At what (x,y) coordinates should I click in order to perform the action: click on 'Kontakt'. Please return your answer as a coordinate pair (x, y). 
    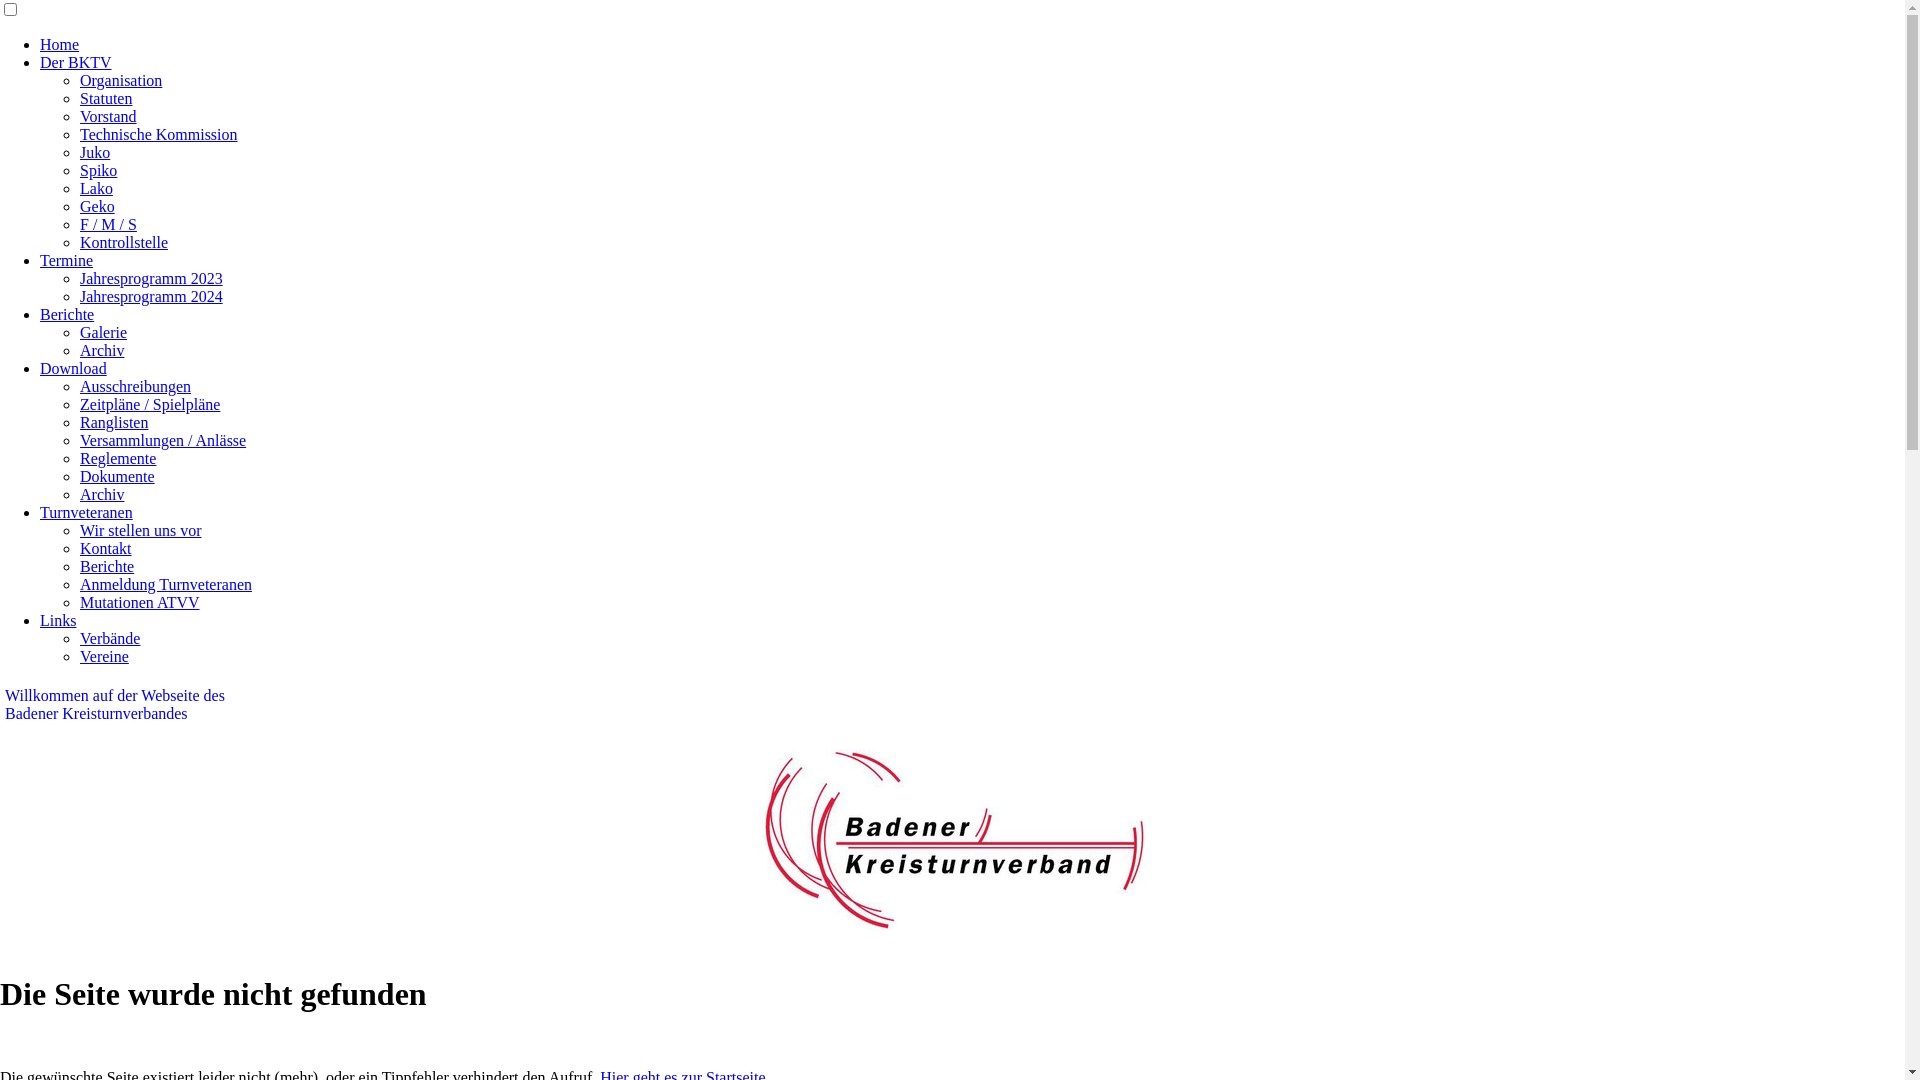
    Looking at the image, I should click on (104, 548).